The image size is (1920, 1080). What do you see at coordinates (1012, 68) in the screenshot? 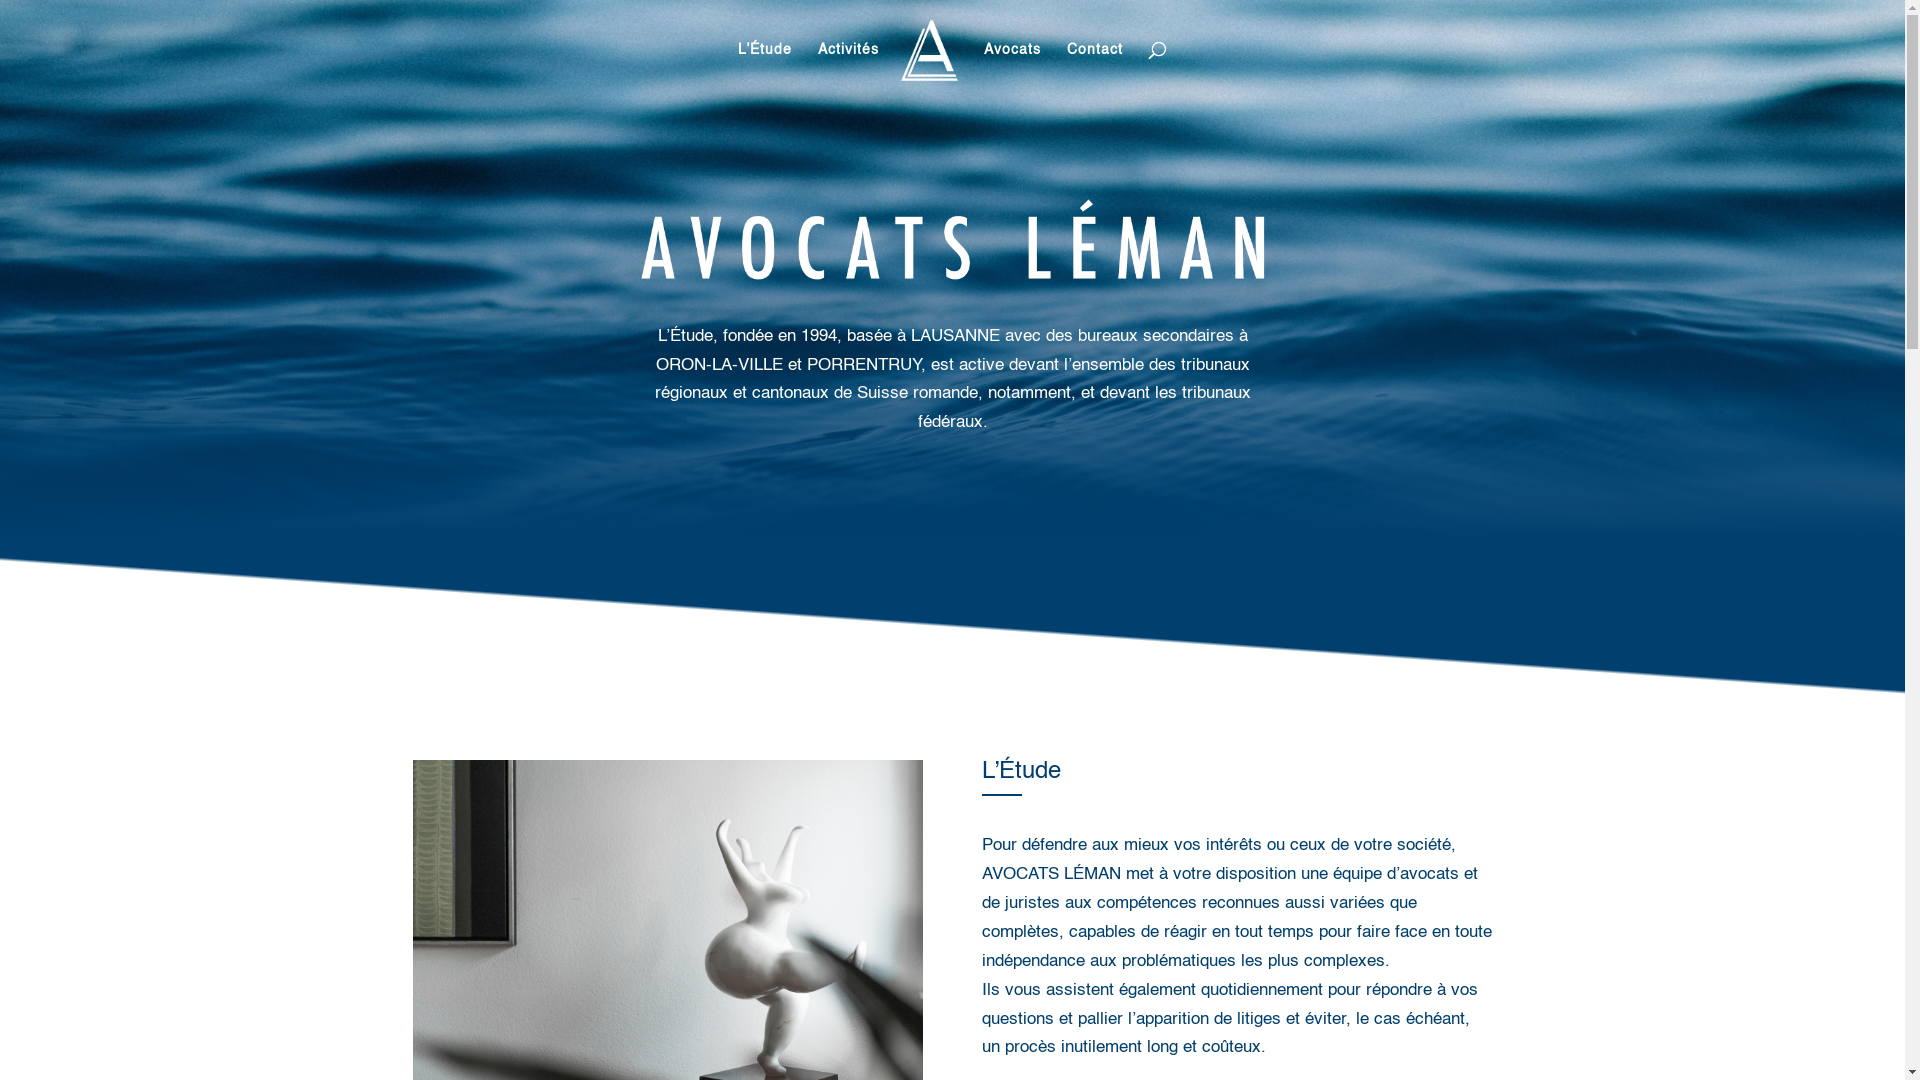
I see `'Avocats'` at bounding box center [1012, 68].